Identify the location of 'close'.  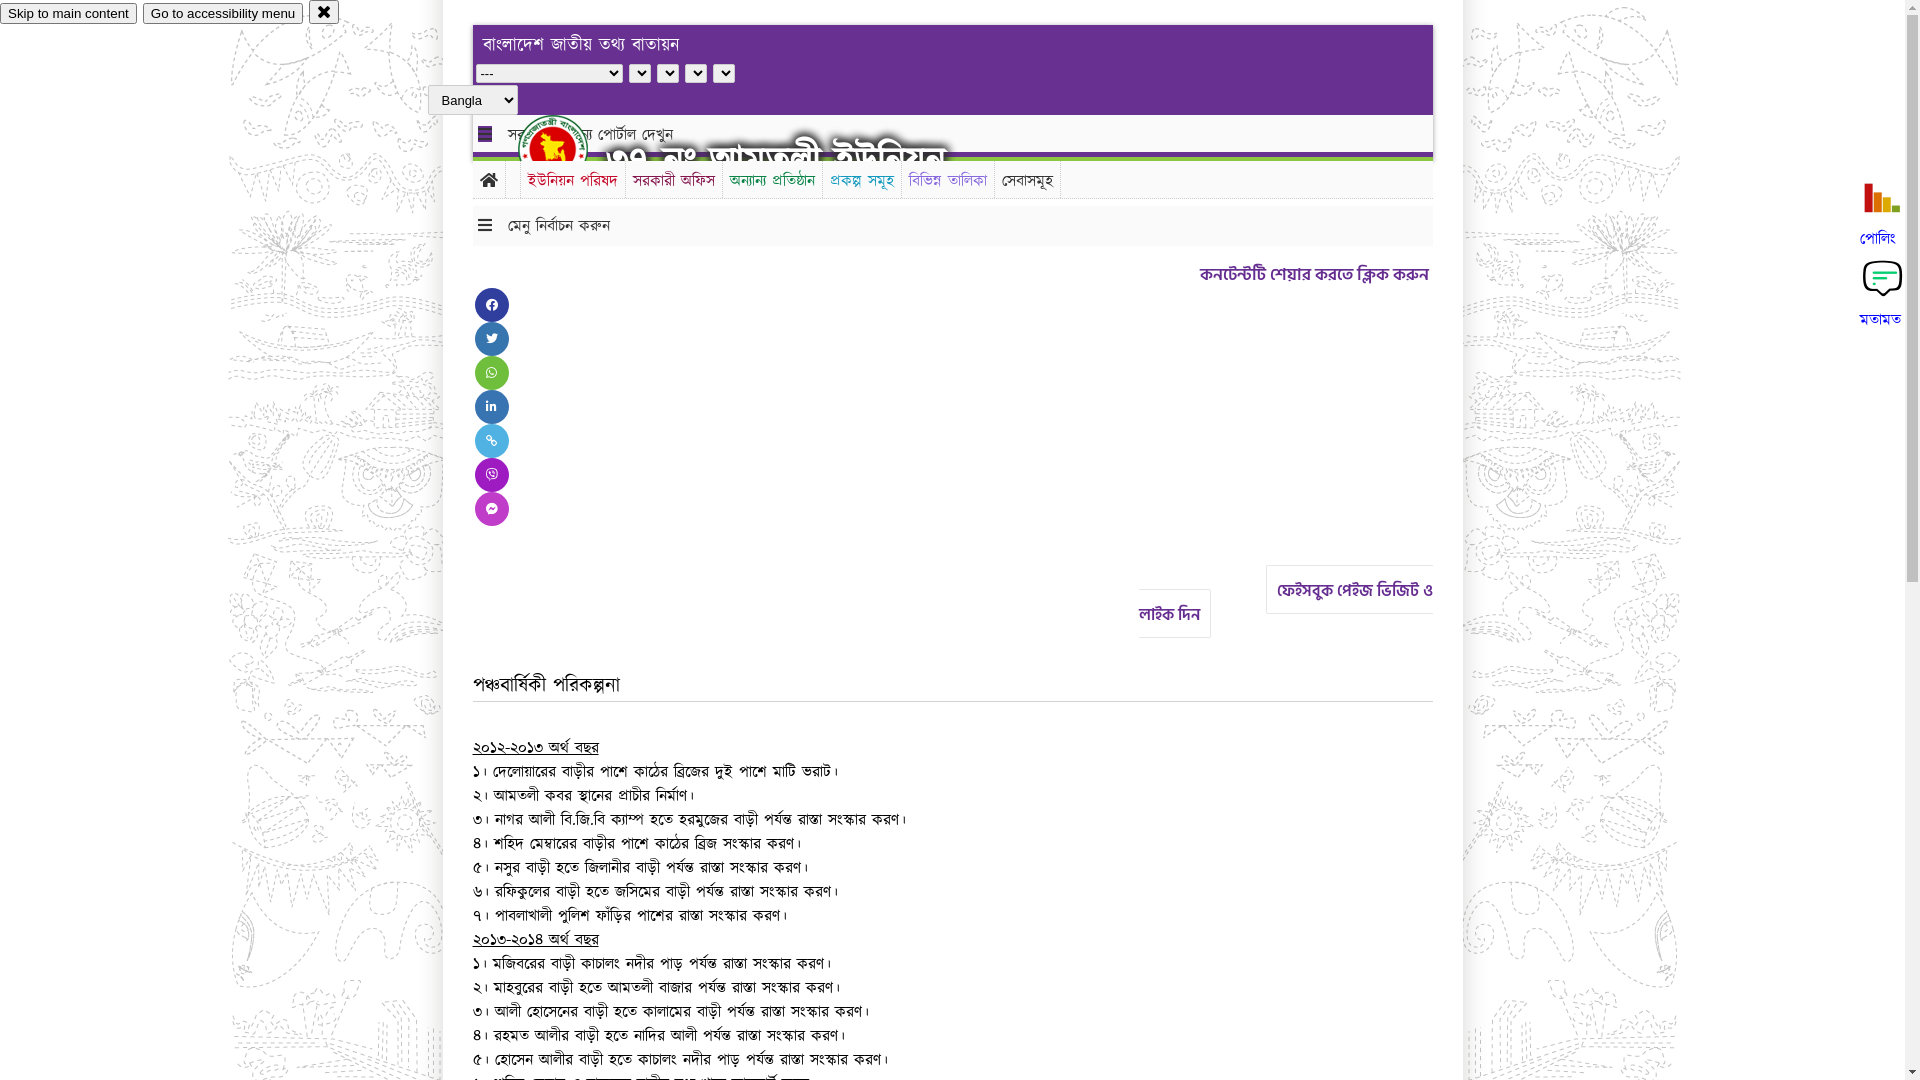
(324, 11).